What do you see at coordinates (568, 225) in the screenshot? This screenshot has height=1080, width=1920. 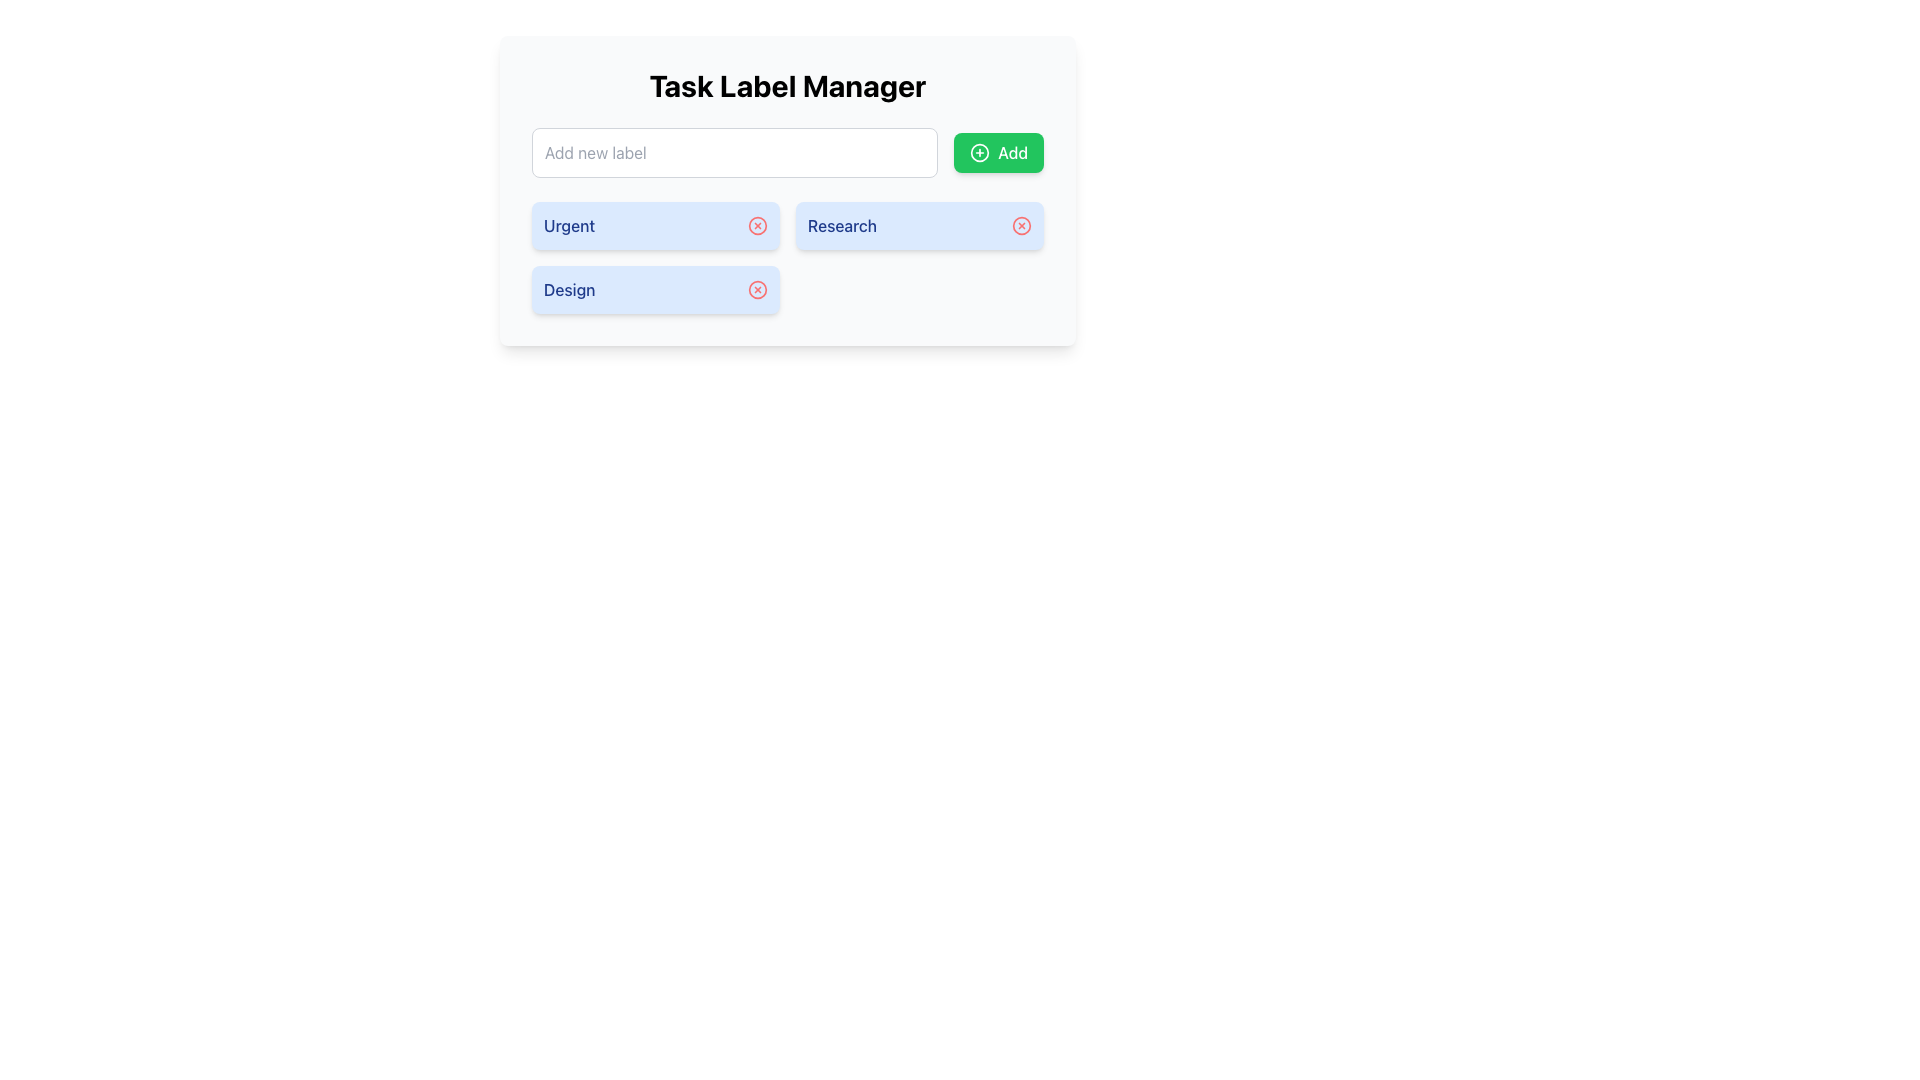 I see `text label 'Urgent' displayed within the light blue rounded rectangle in the upper left corner of the Task Label Manager interface` at bounding box center [568, 225].